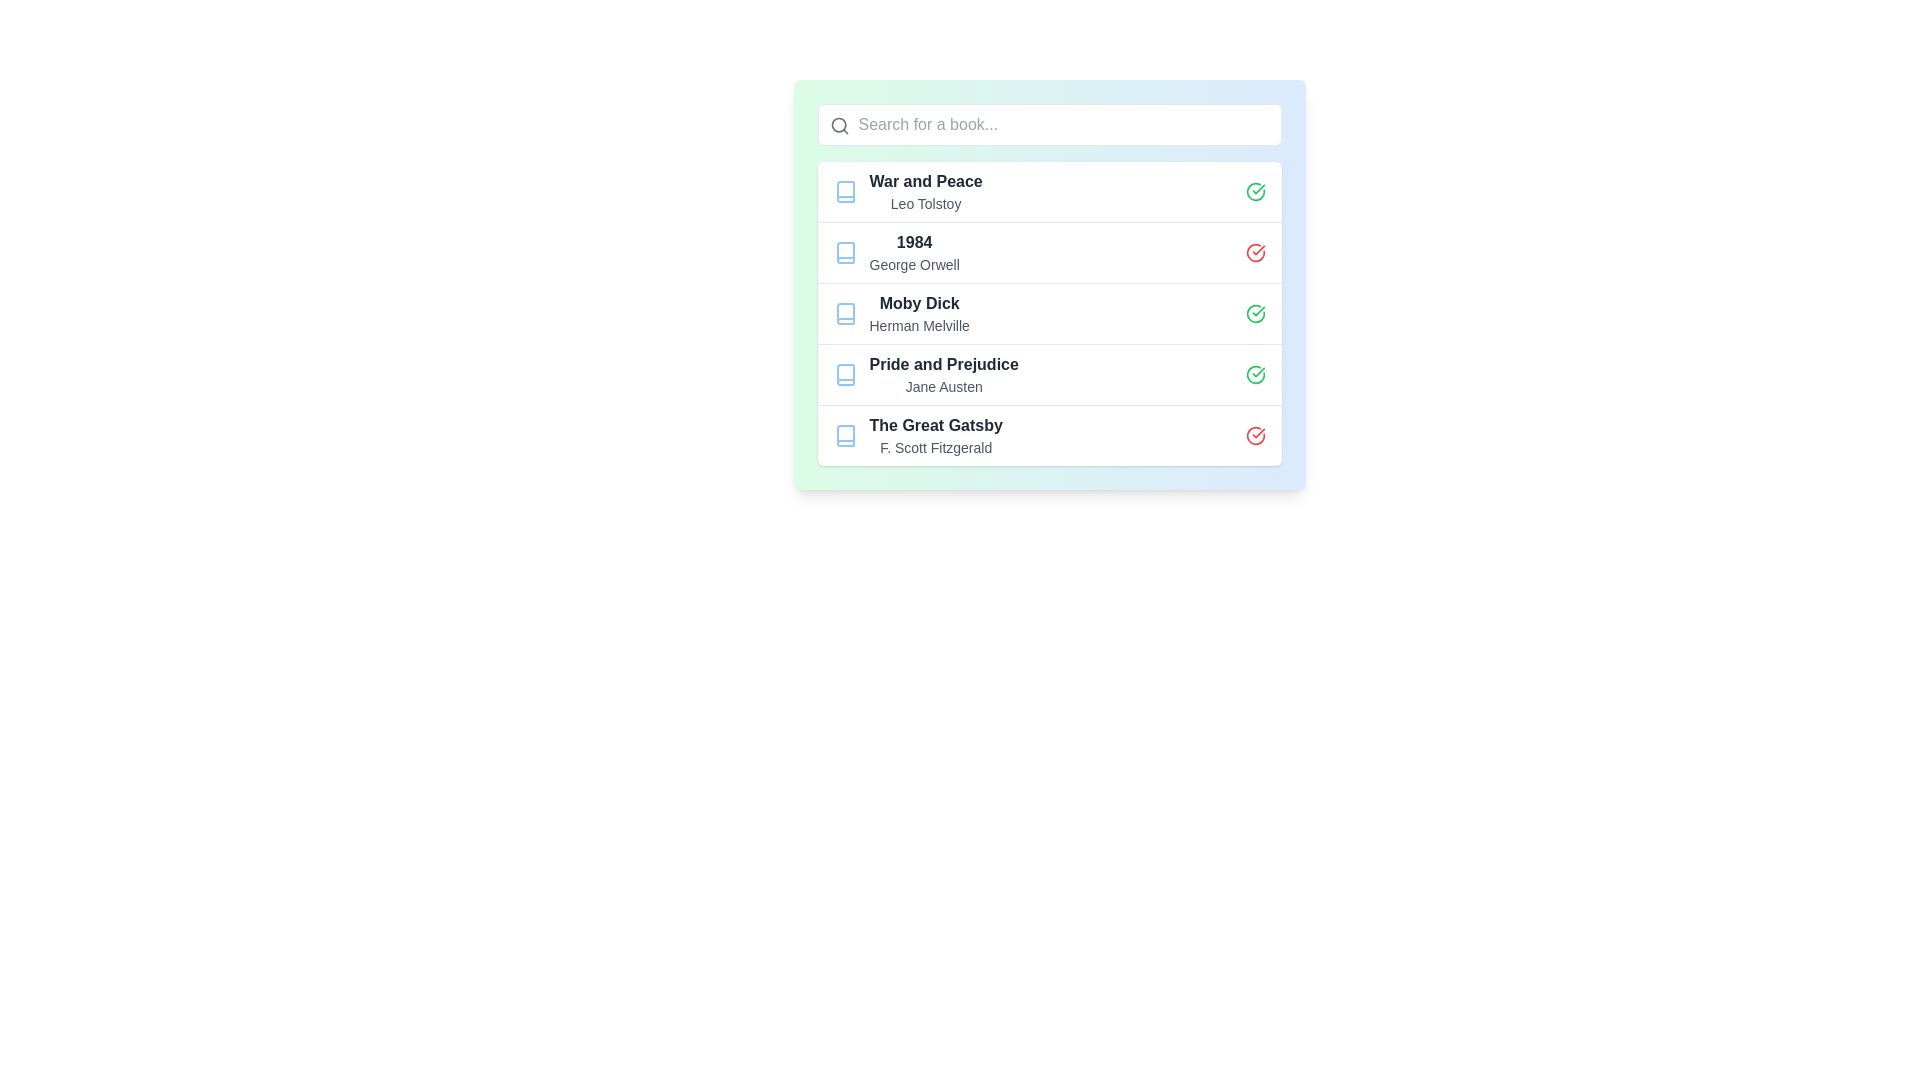 This screenshot has height=1080, width=1920. Describe the element at coordinates (1048, 251) in the screenshot. I see `the selectable list item for the book '1984' by George Orwell, located` at that location.